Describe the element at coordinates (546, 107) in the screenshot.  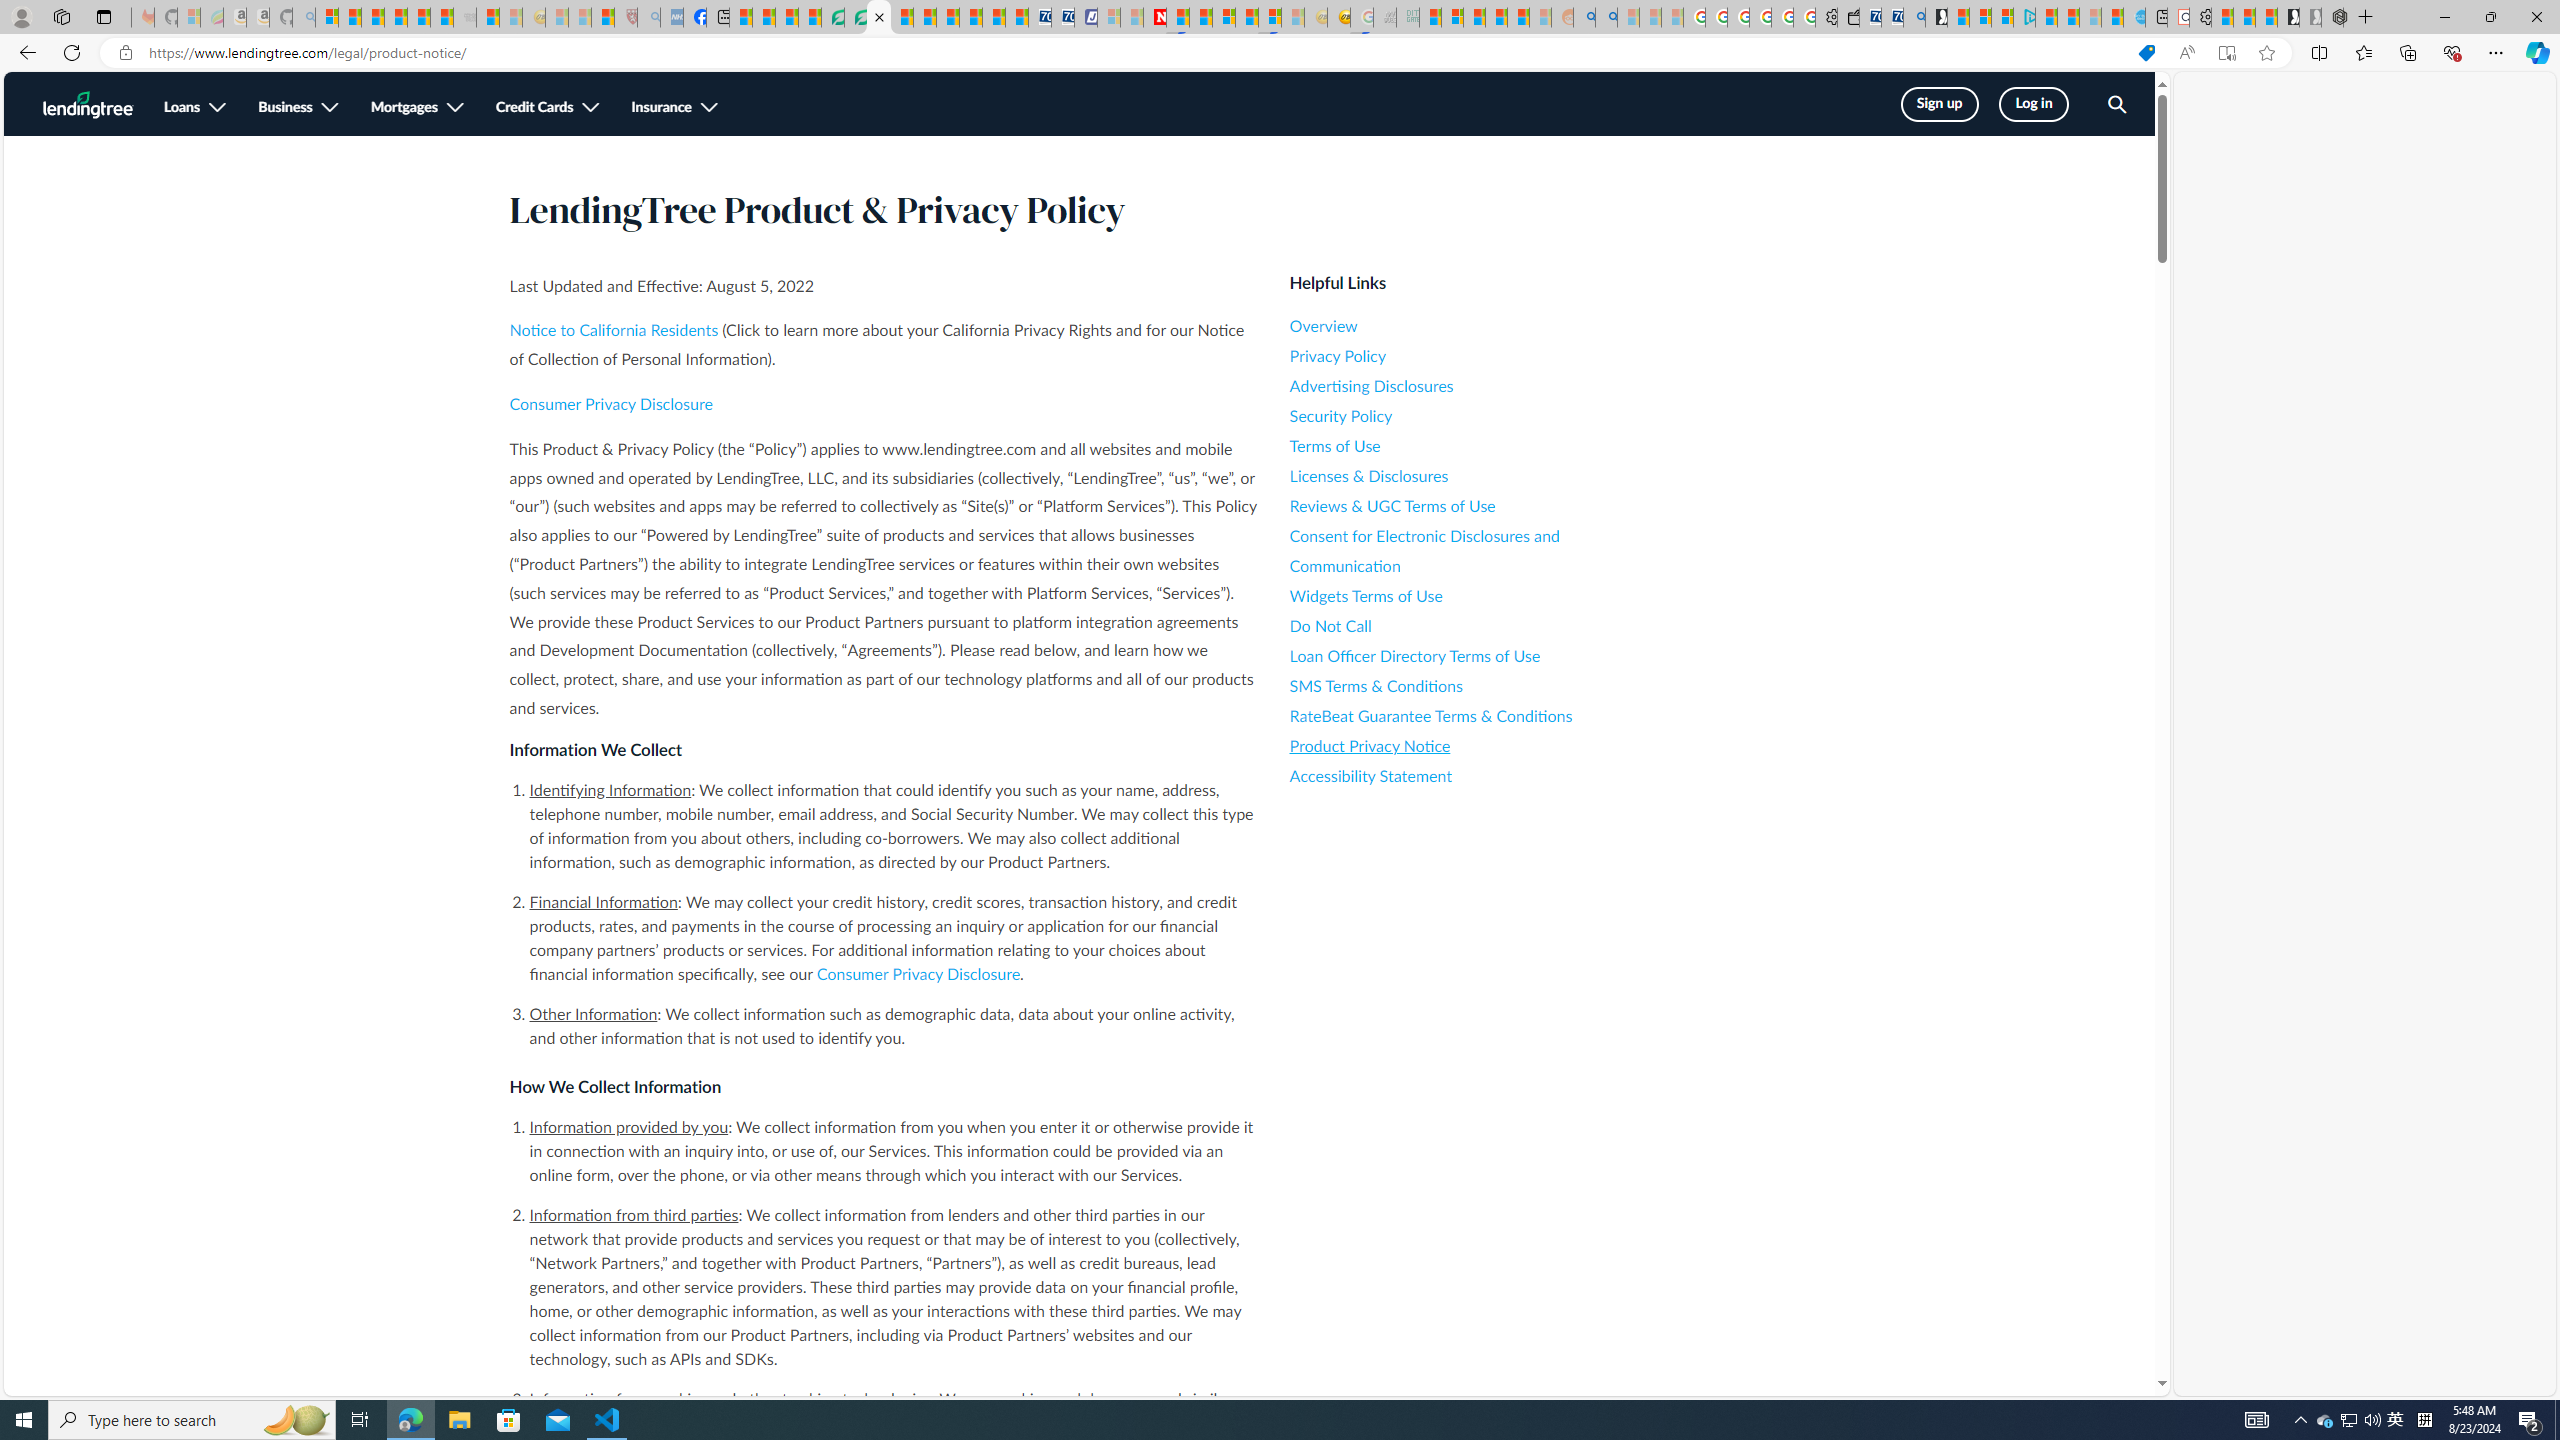
I see `'Credit Cards, see more'` at that location.